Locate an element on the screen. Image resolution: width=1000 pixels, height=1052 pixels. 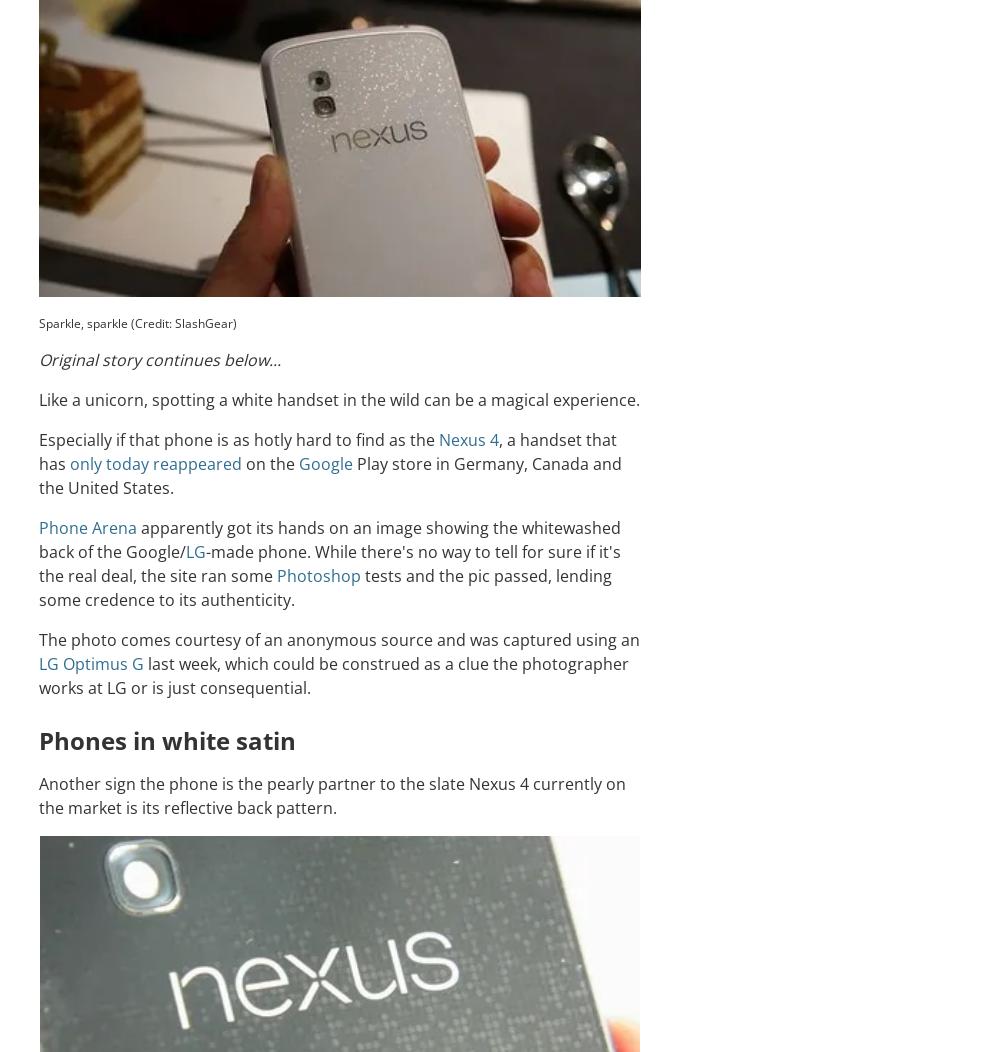
'Google' is located at coordinates (299, 462).